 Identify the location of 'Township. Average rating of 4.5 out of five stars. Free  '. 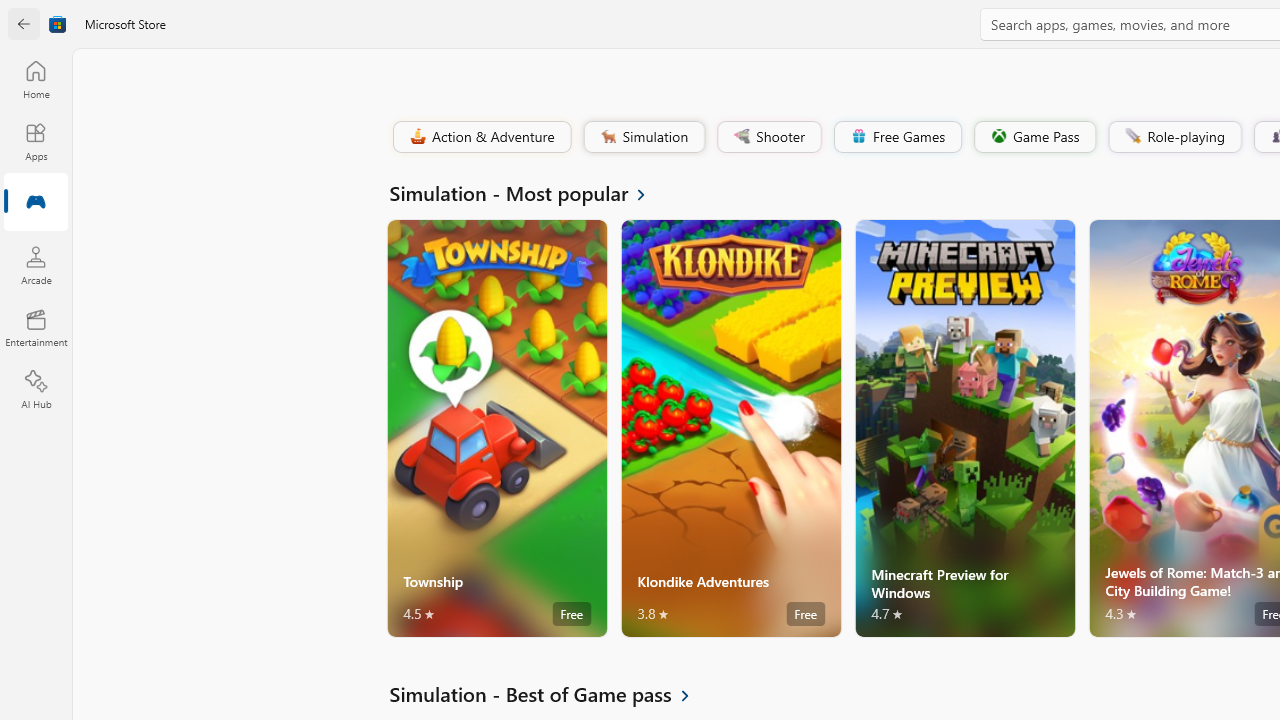
(497, 427).